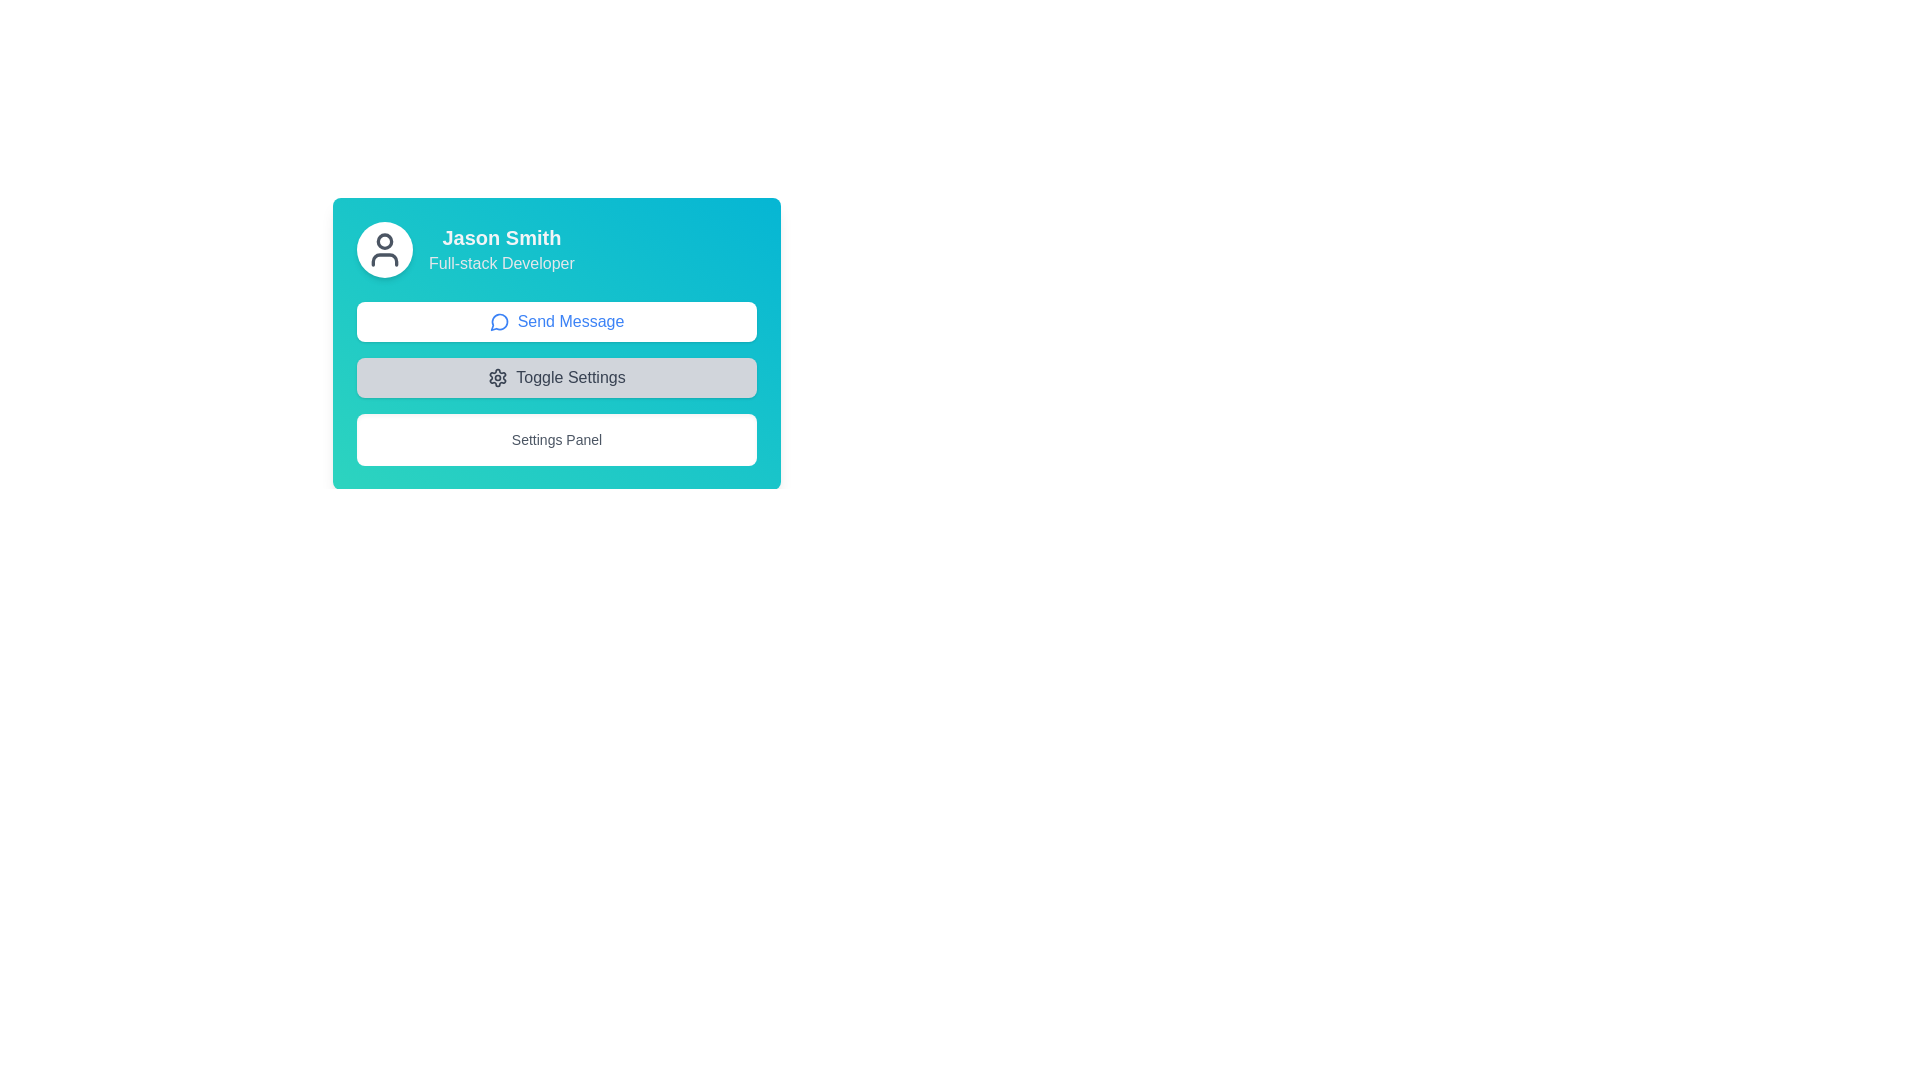 This screenshot has width=1920, height=1080. Describe the element at coordinates (499, 321) in the screenshot. I see `the message sending icon located to the left of the 'Send Message' button text, which visually represents sending a message or initiating a chat` at that location.